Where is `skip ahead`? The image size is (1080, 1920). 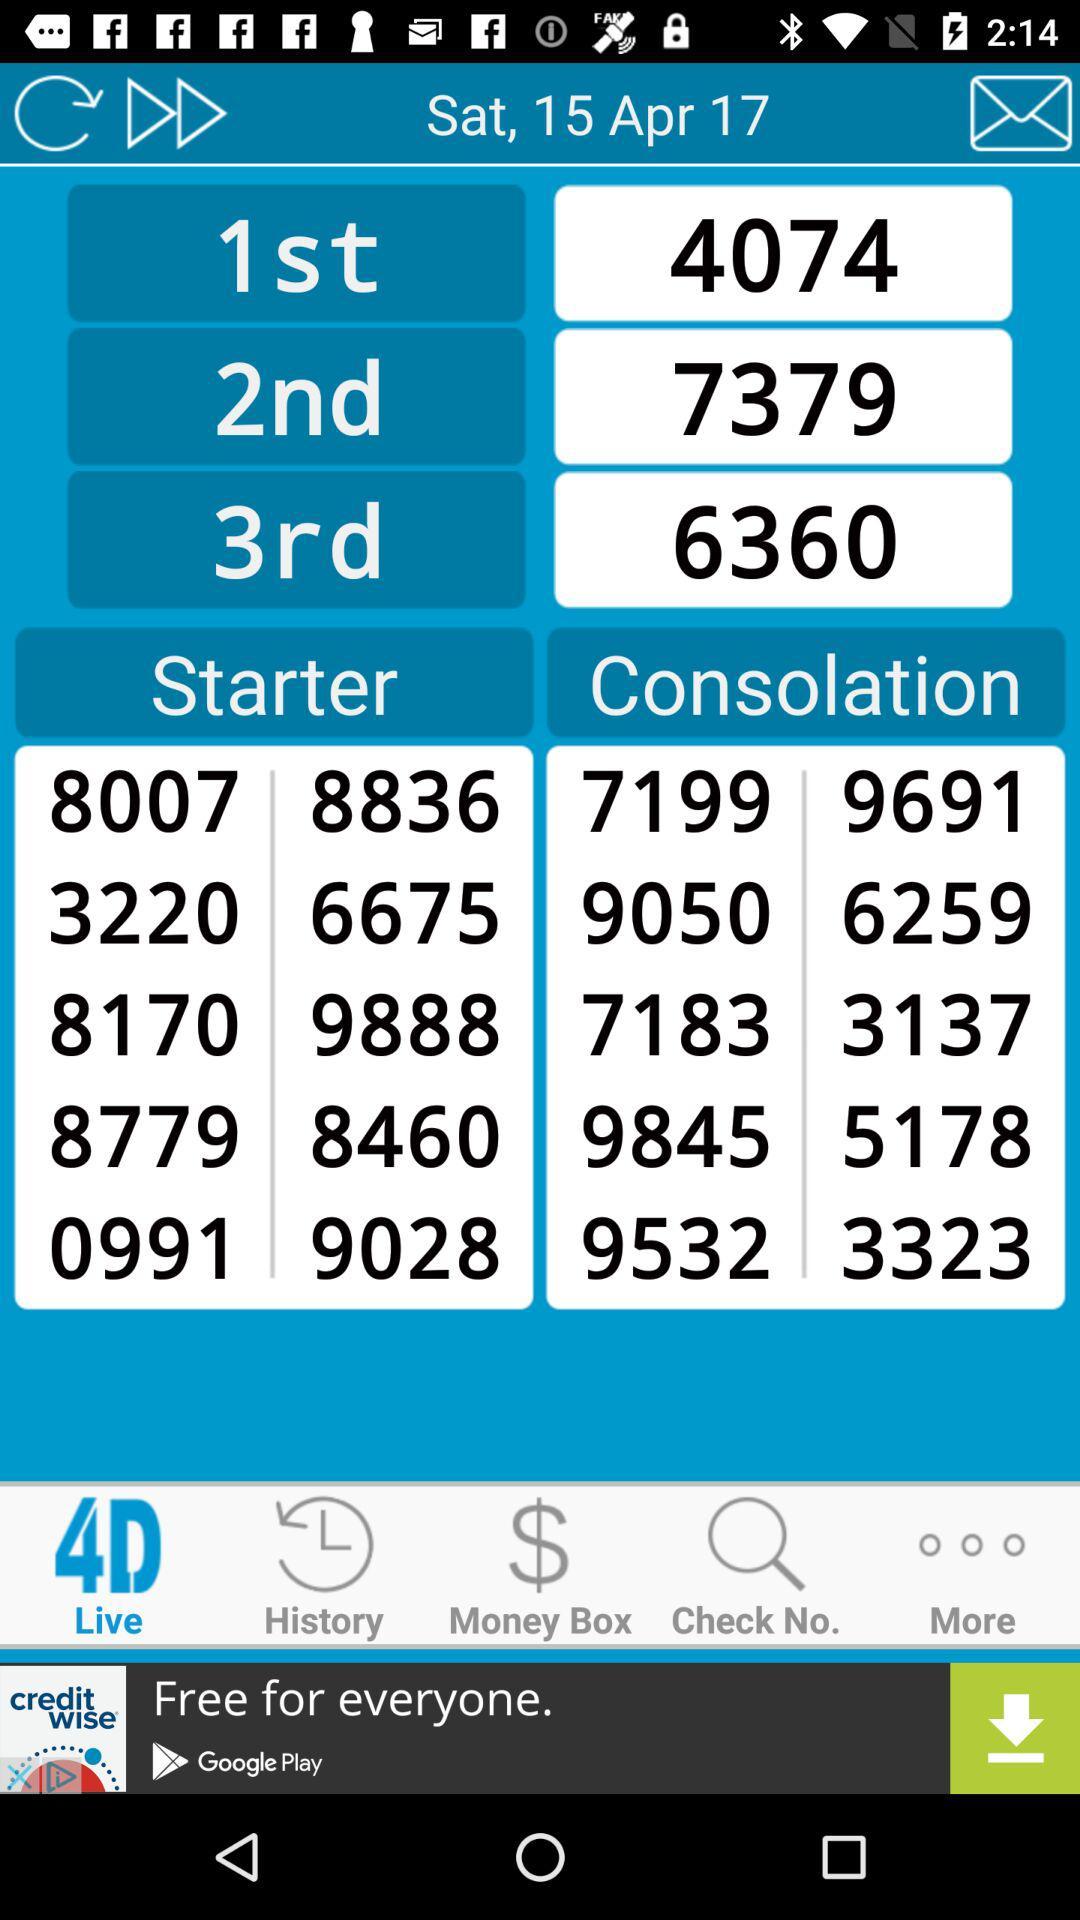 skip ahead is located at coordinates (175, 112).